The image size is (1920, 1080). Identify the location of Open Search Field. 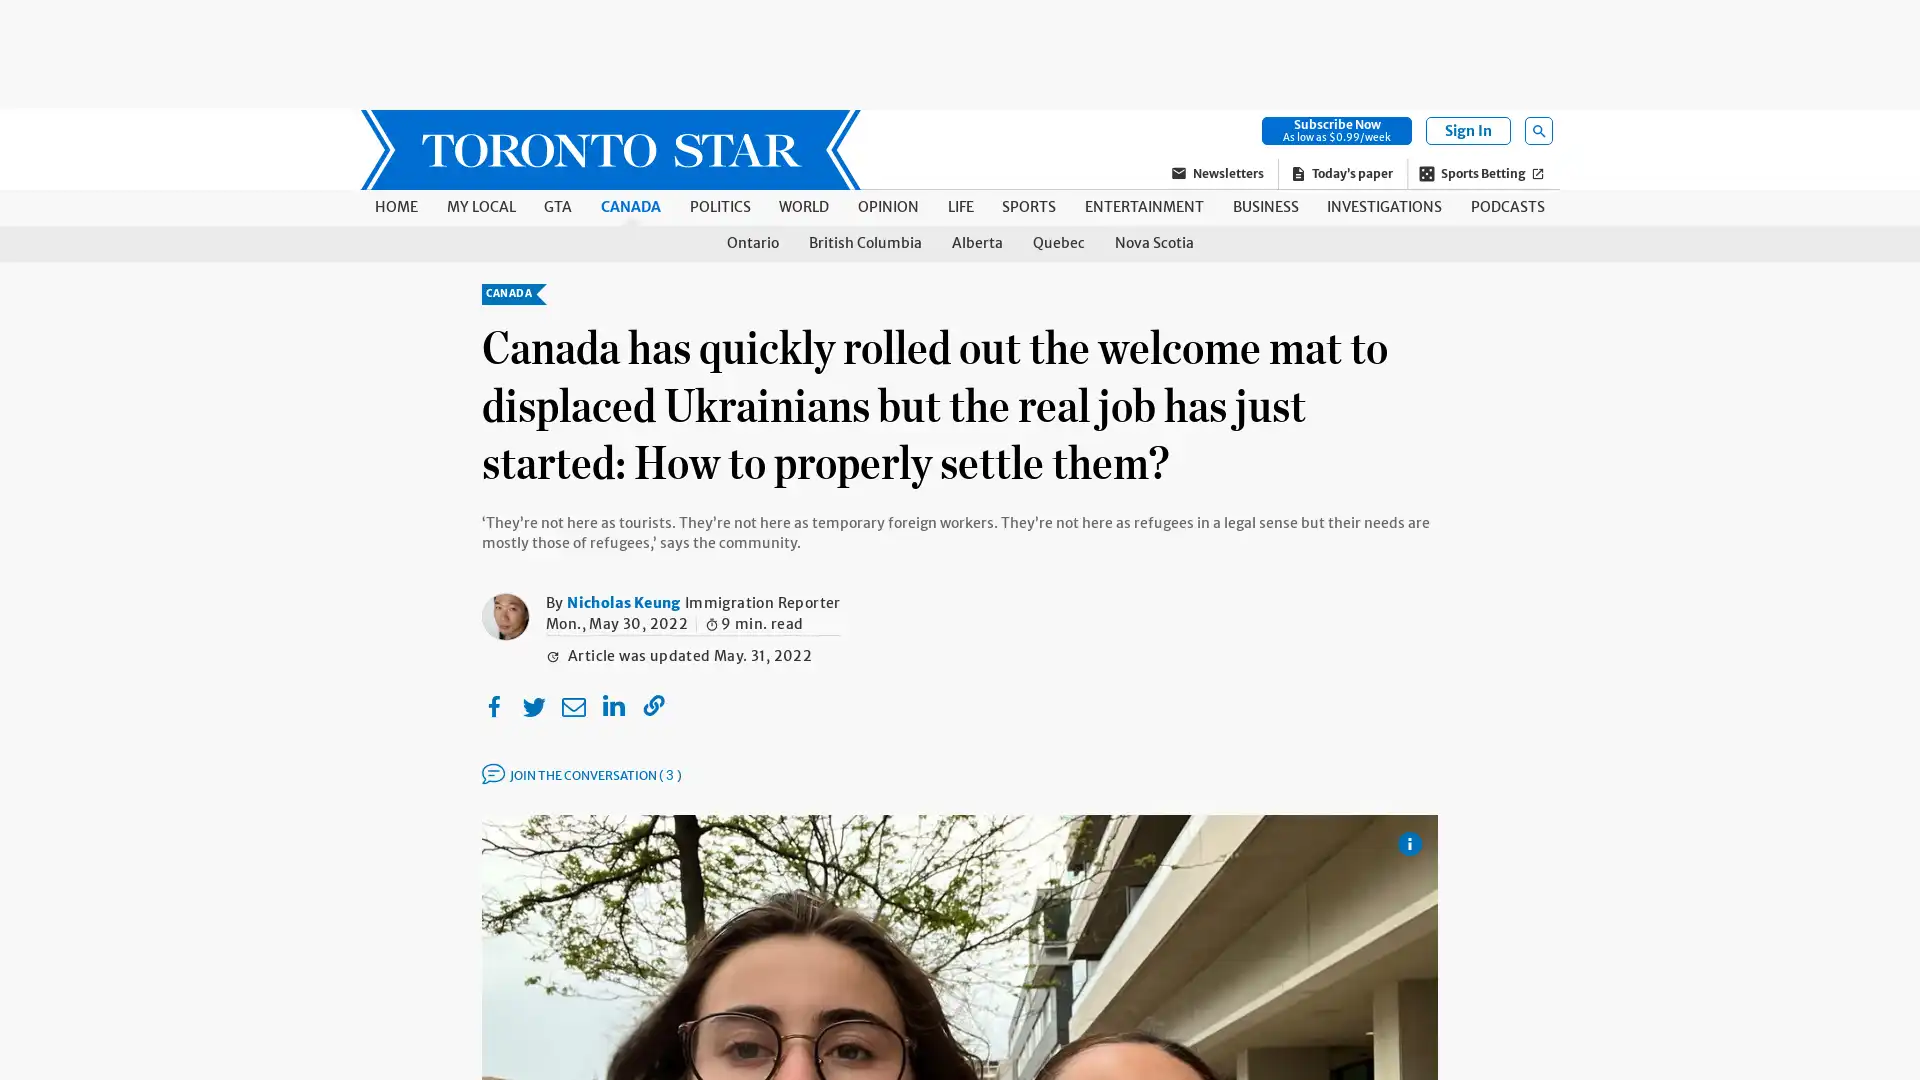
(1538, 131).